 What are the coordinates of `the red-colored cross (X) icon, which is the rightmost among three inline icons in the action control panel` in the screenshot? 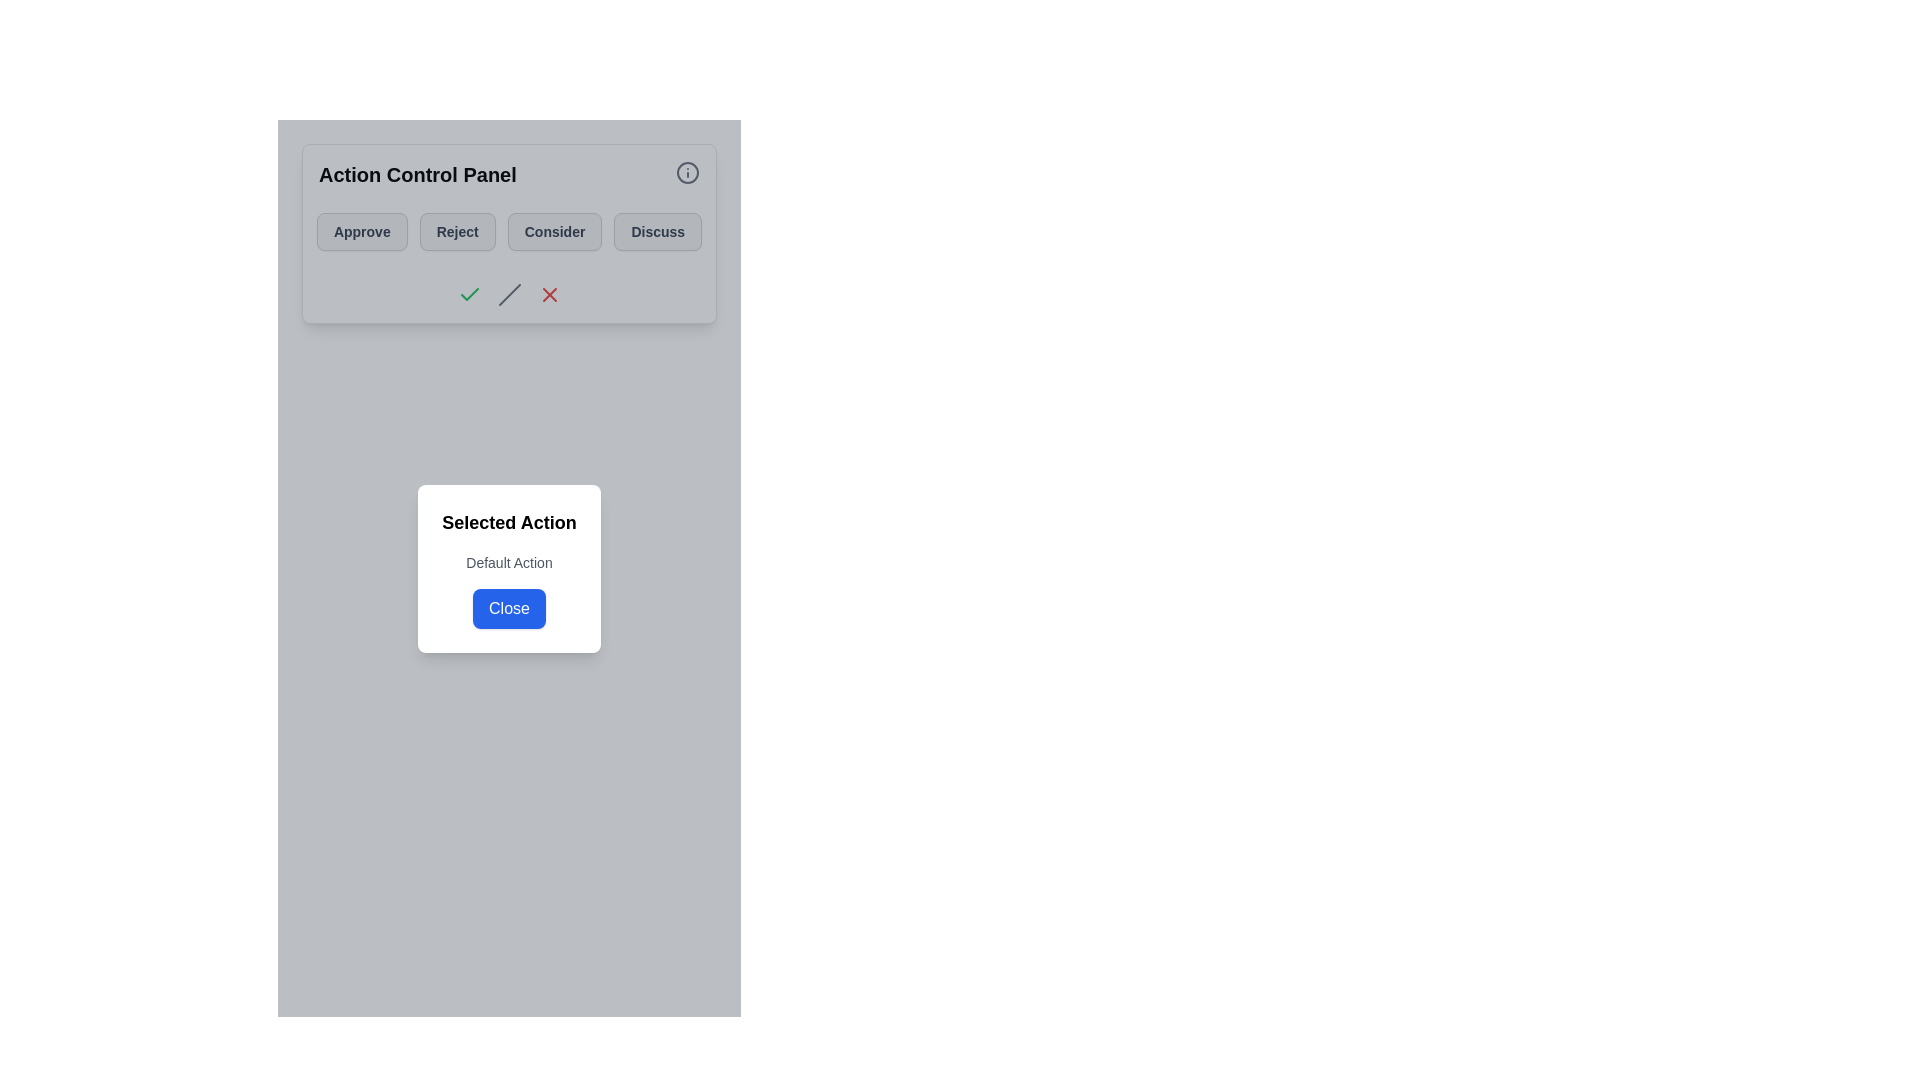 It's located at (549, 294).